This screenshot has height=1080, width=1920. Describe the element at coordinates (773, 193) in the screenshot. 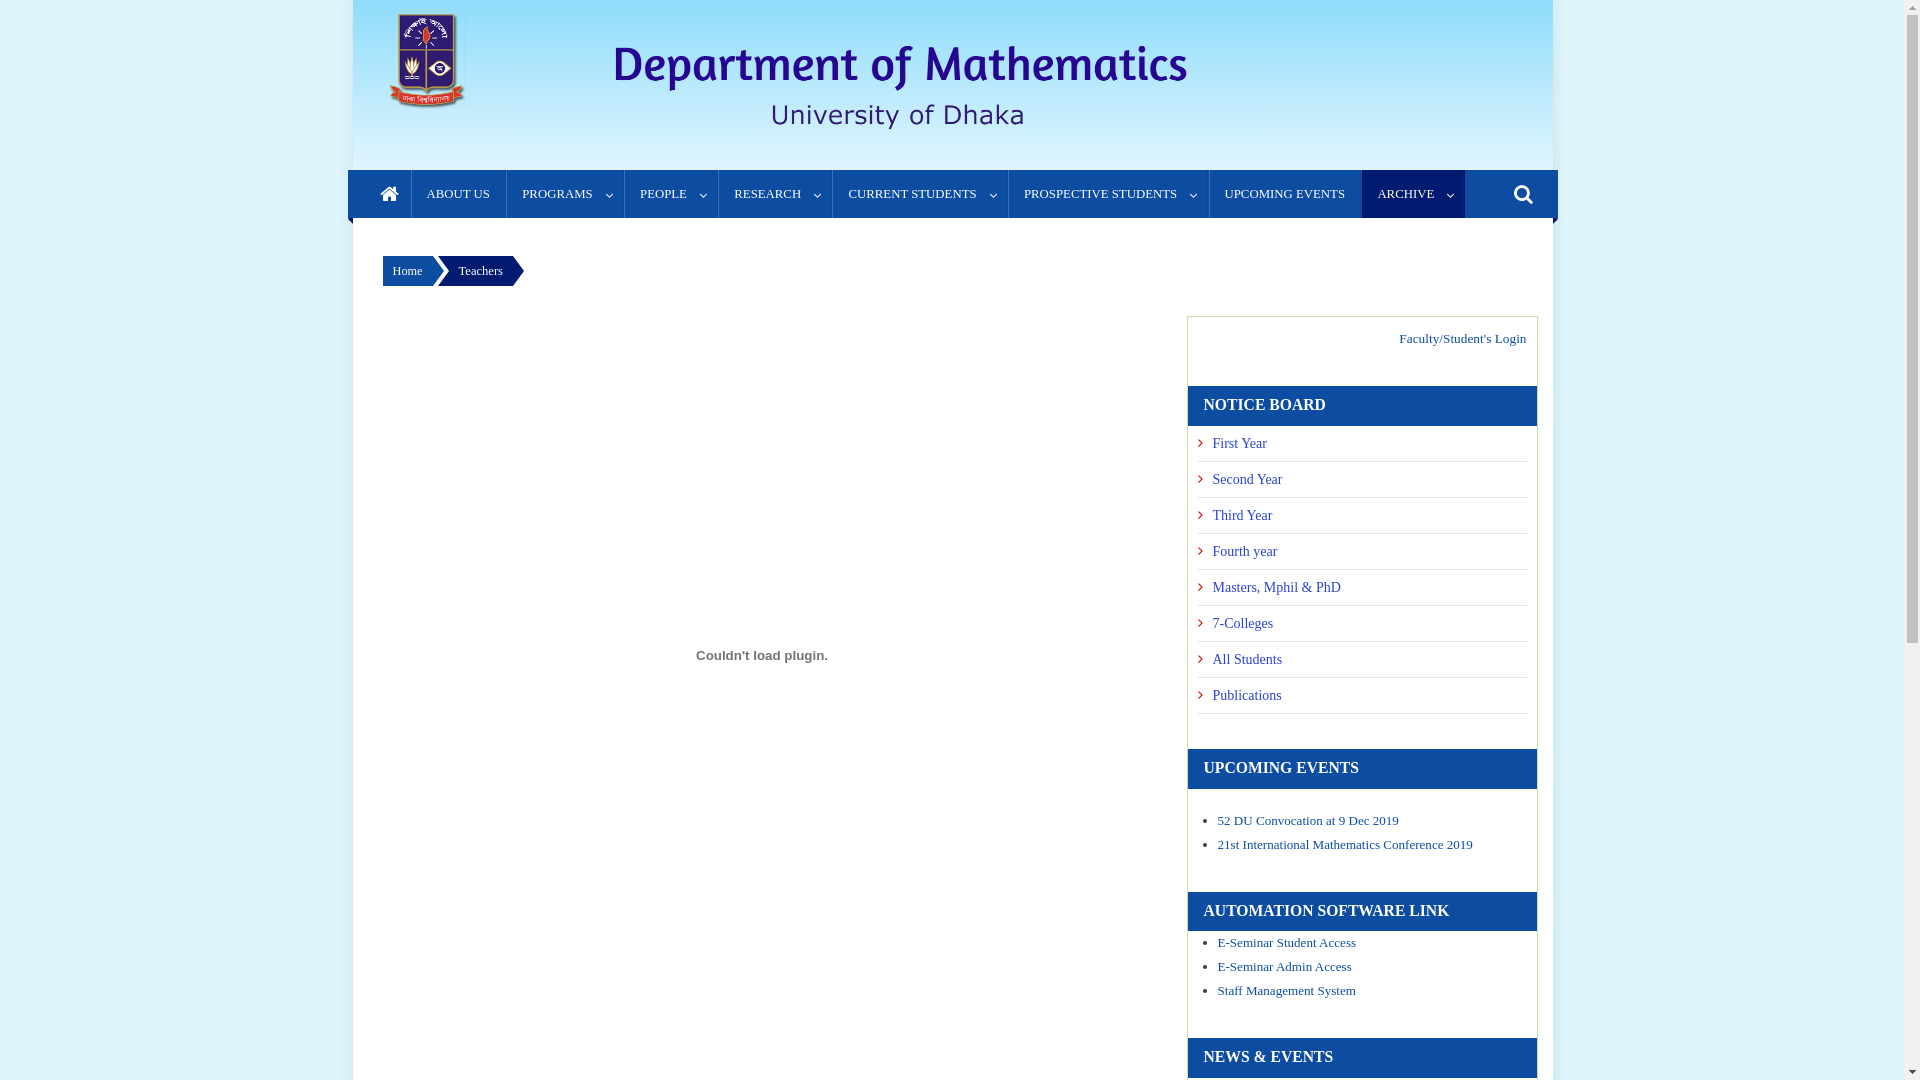

I see `'RESEARCH'` at that location.